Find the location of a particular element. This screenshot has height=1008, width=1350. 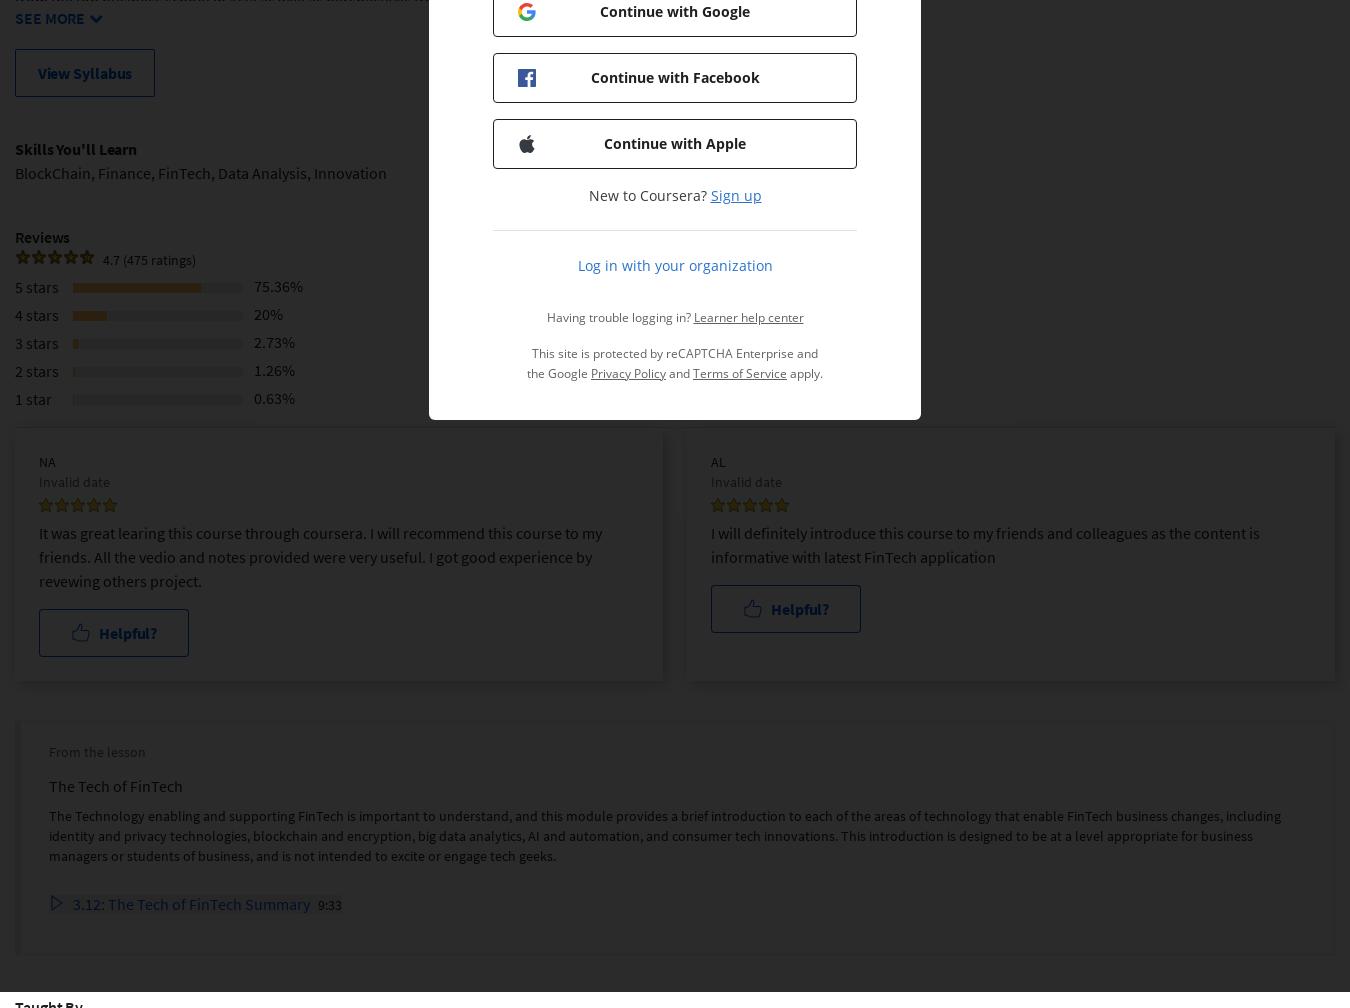

'9:33' is located at coordinates (317, 903).